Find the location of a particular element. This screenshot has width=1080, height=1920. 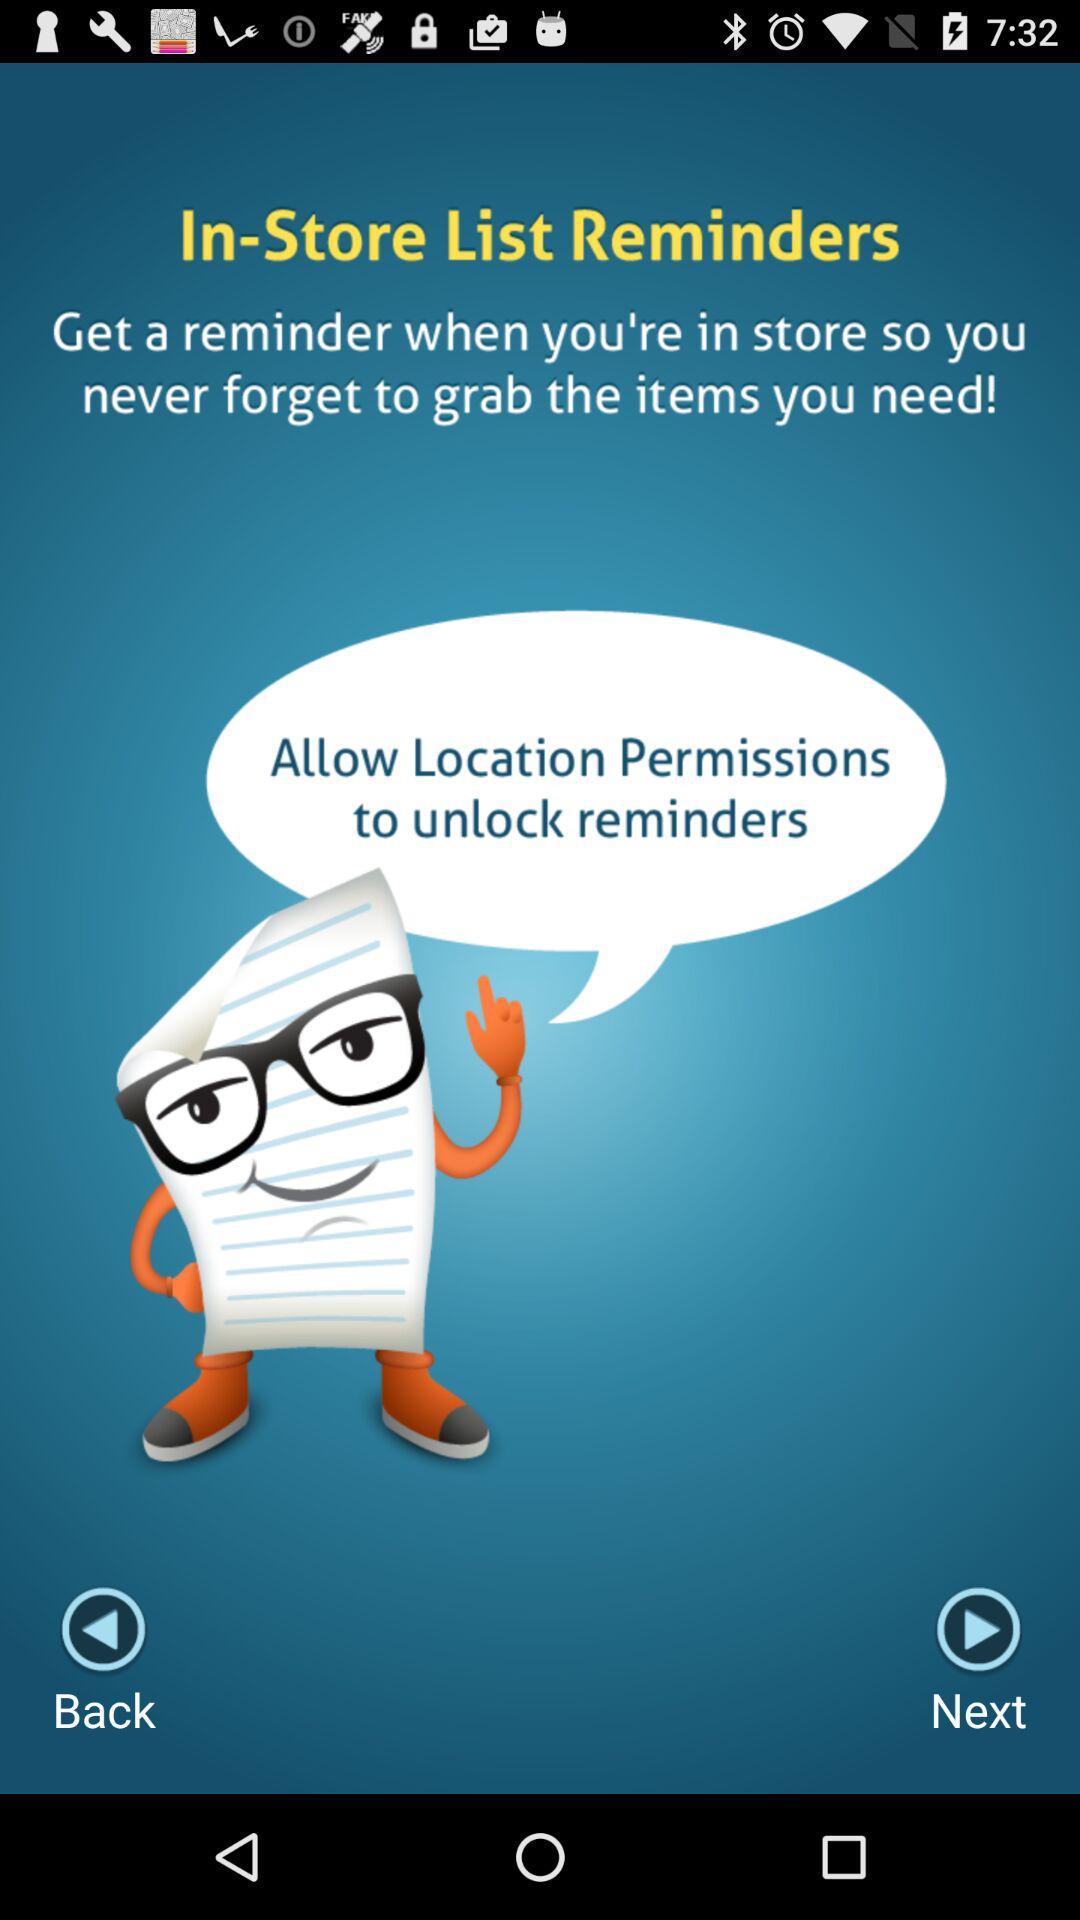

back is located at coordinates (104, 1663).